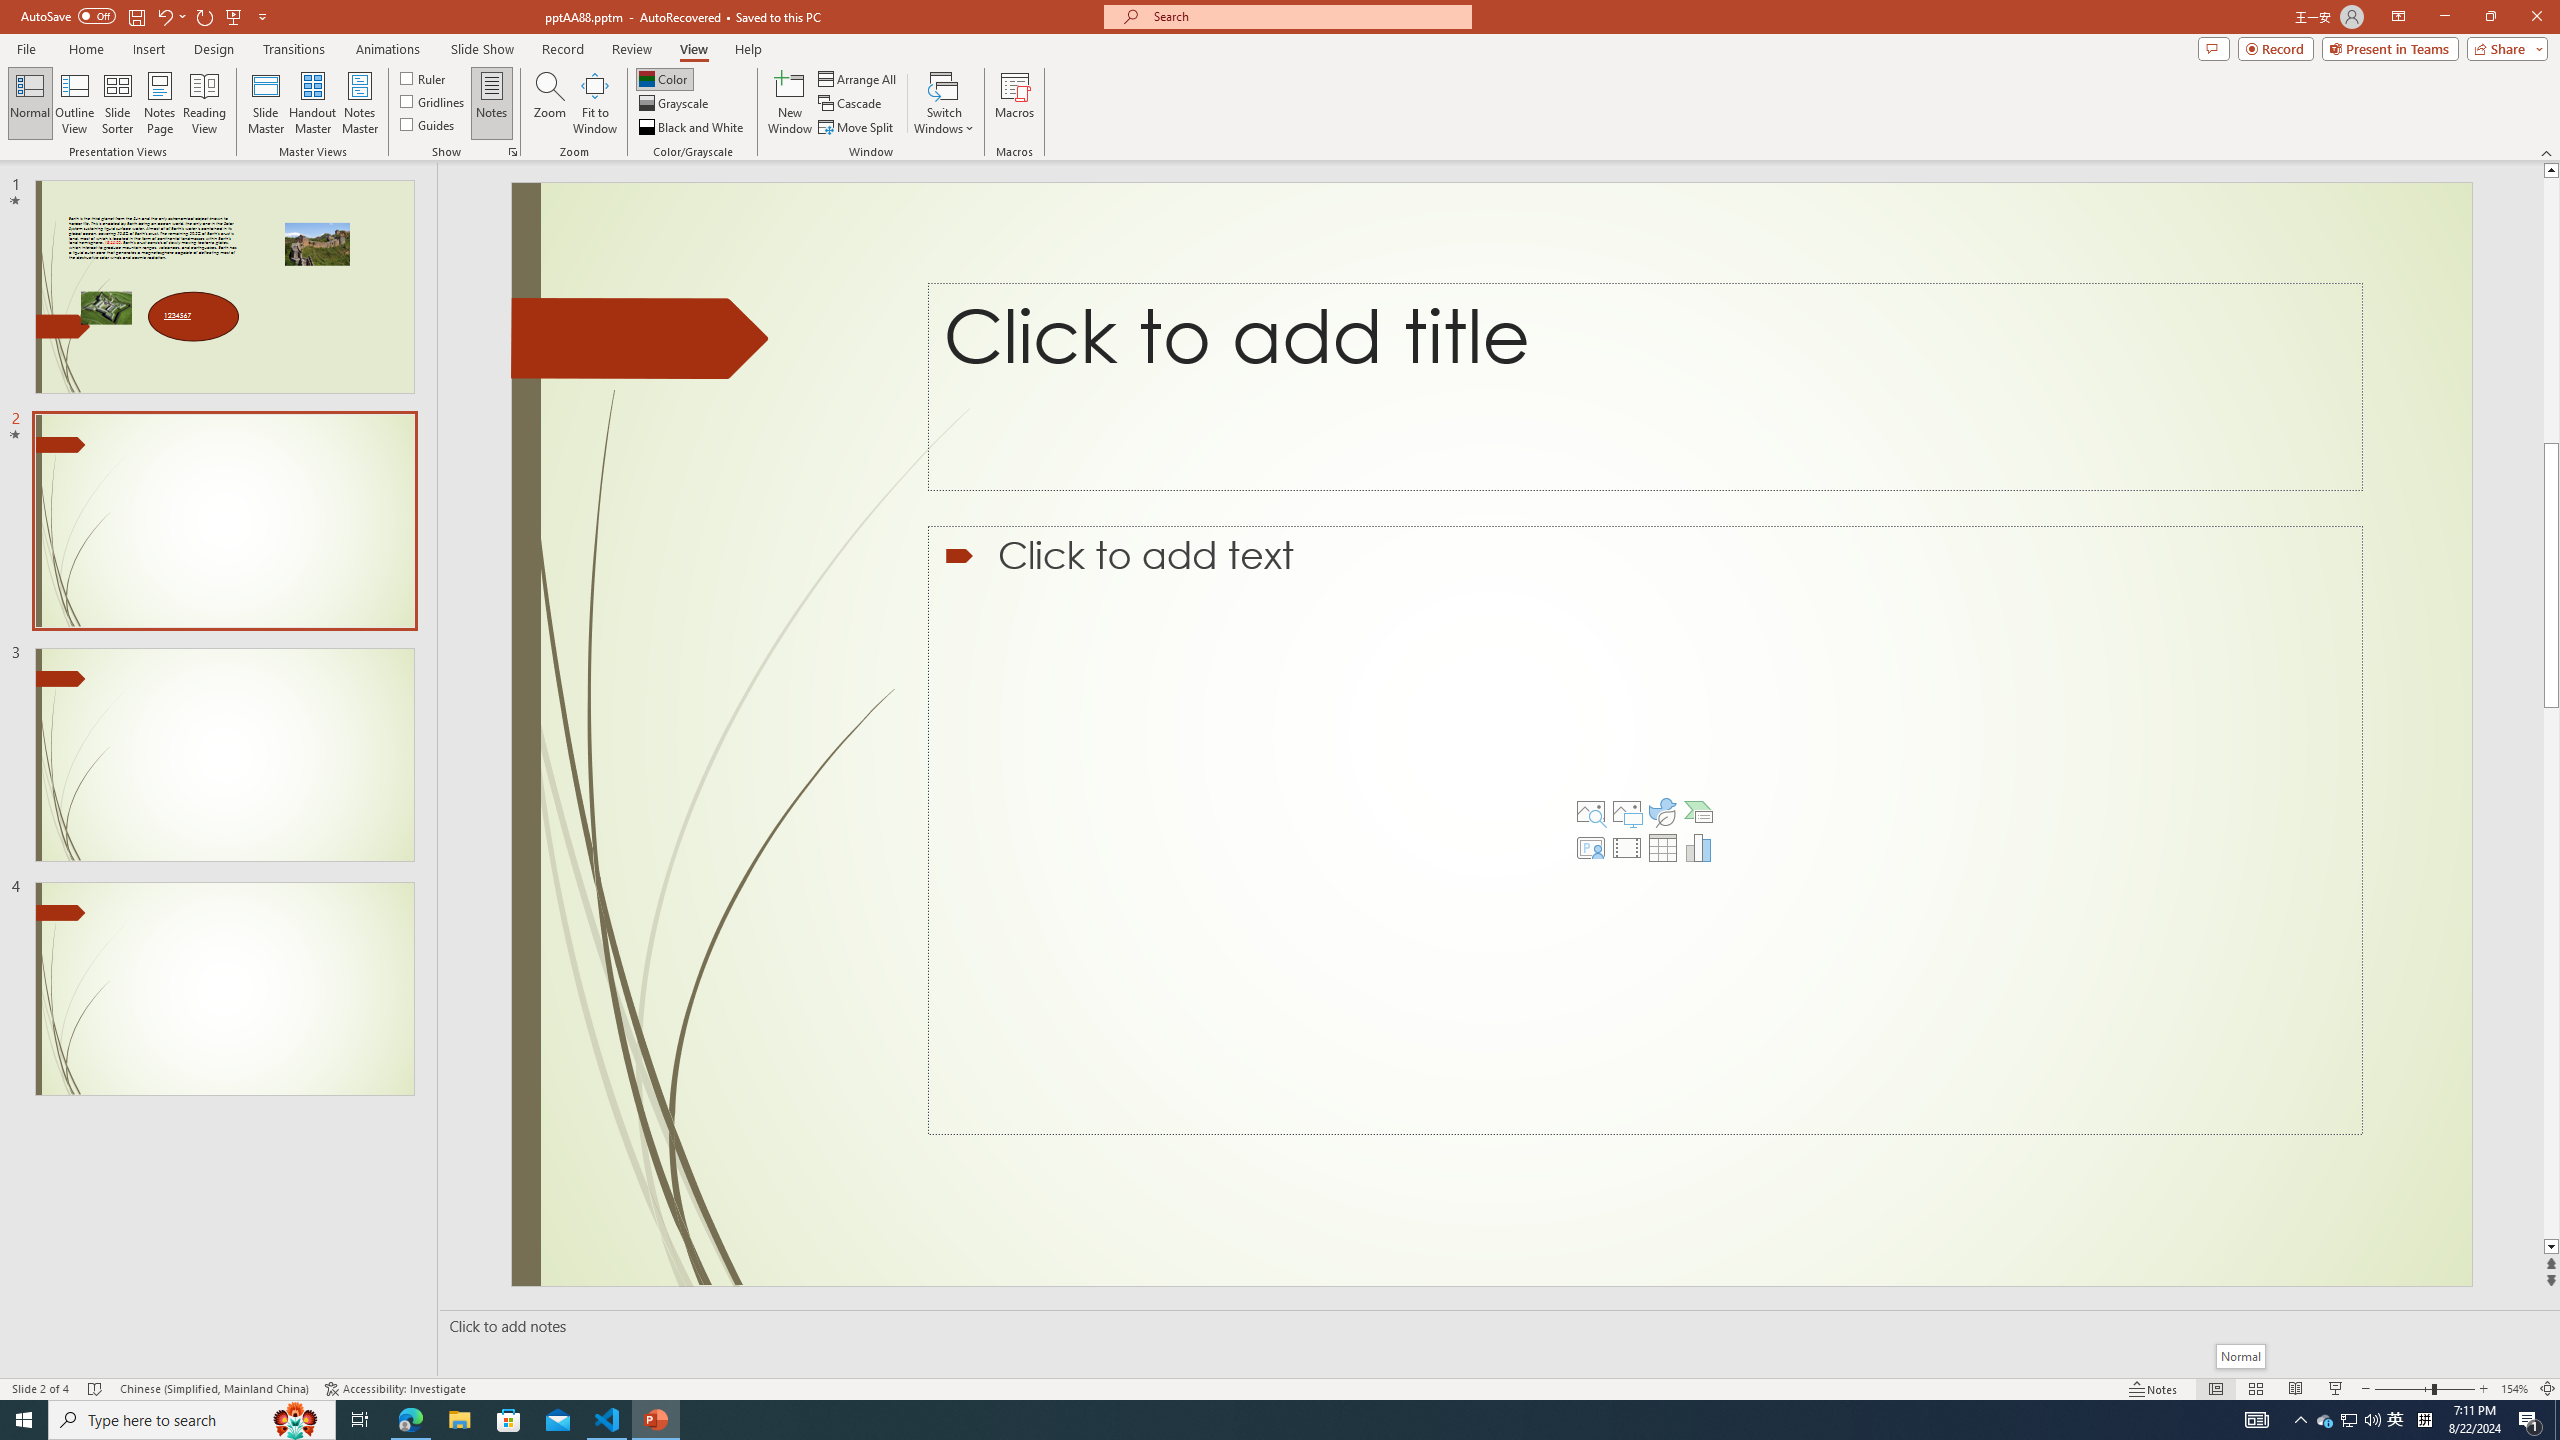  What do you see at coordinates (159, 103) in the screenshot?
I see `'Notes Page'` at bounding box center [159, 103].